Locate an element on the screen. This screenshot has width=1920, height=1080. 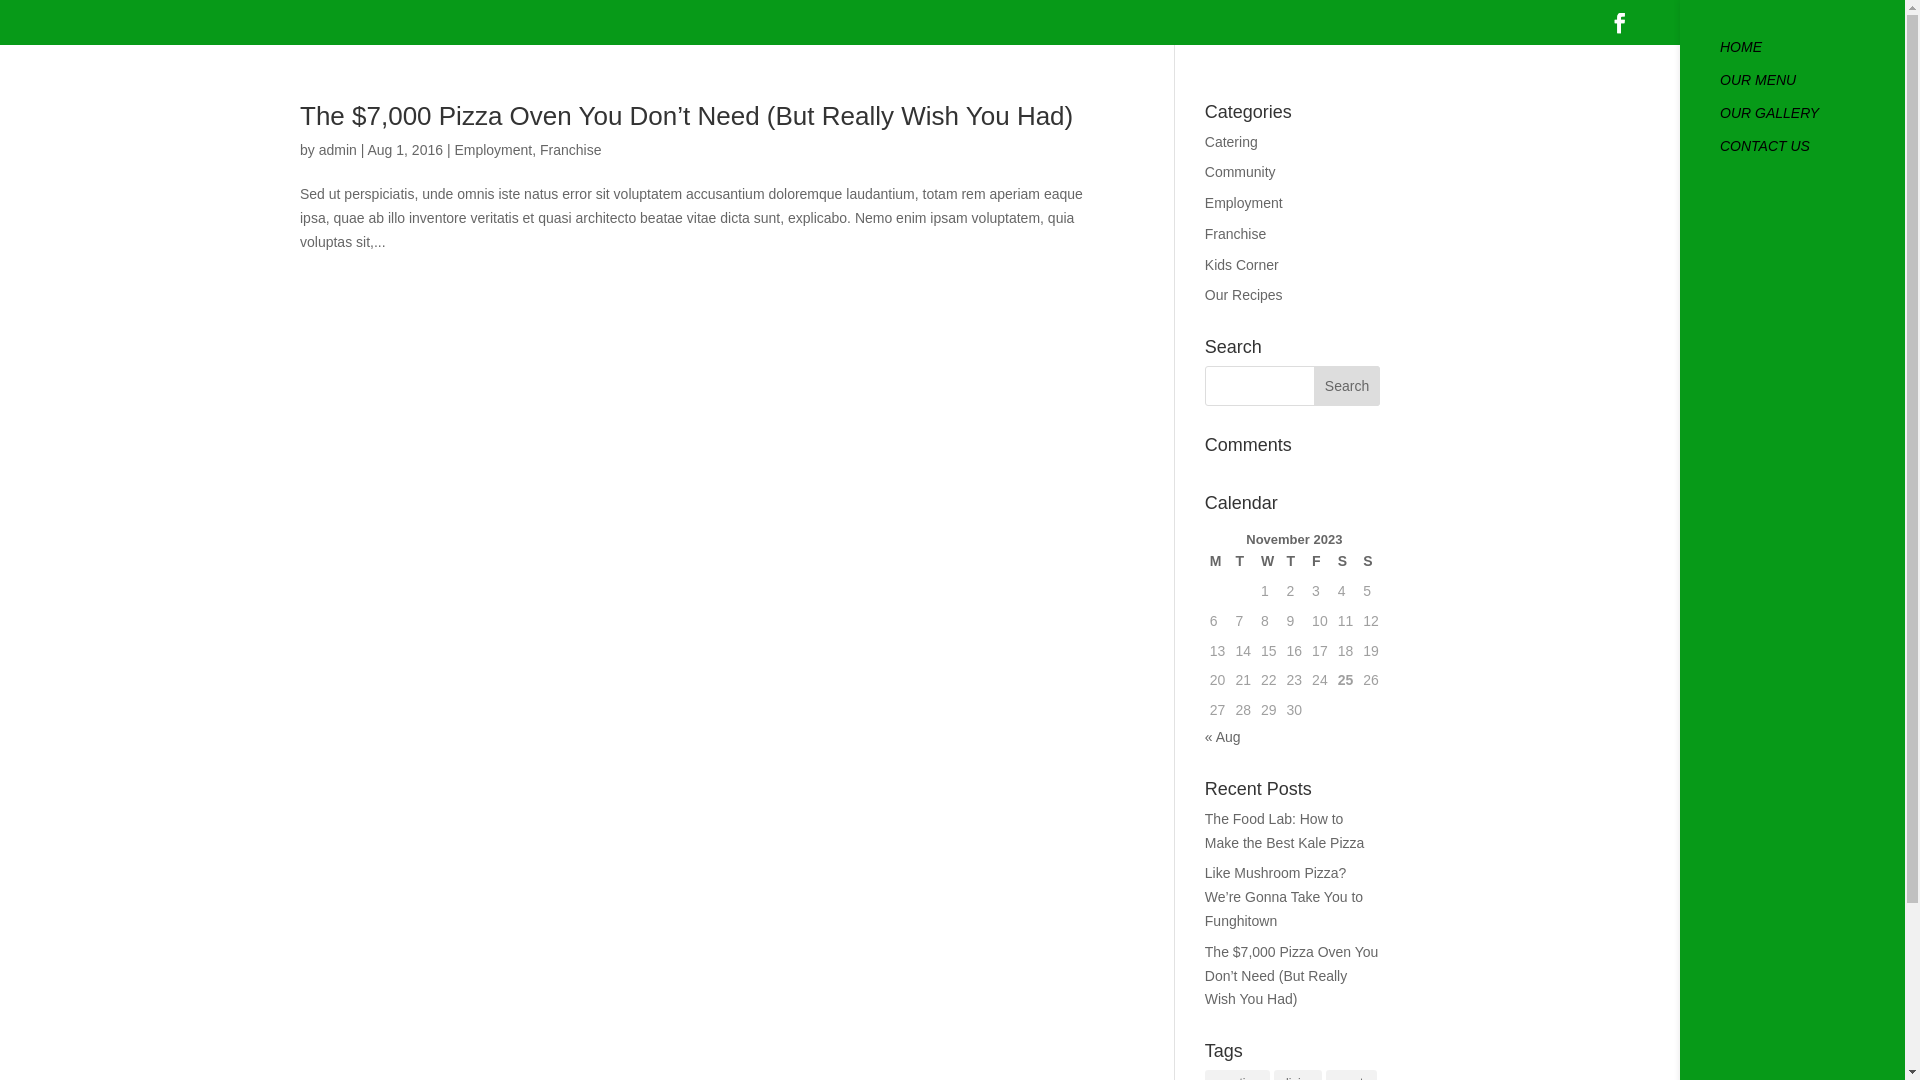
'HOME' is located at coordinates (1812, 55).